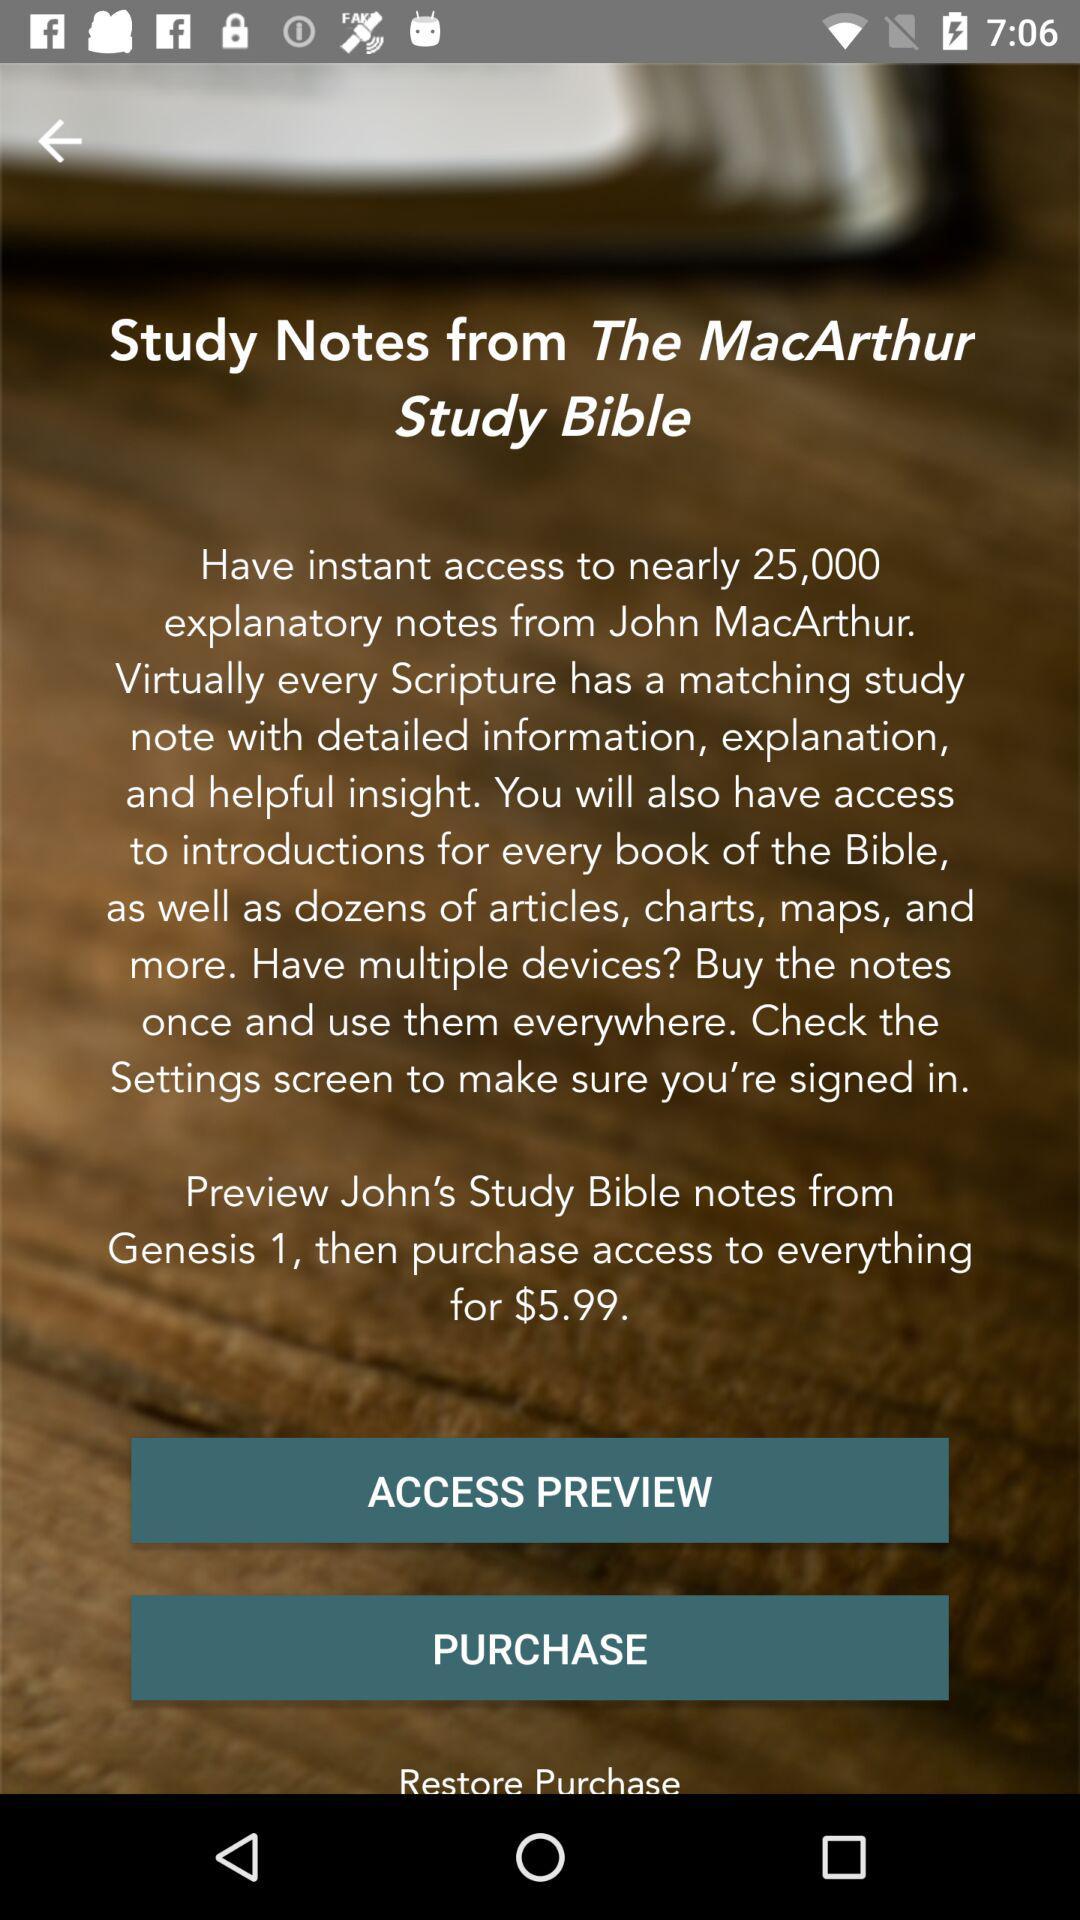  What do you see at coordinates (58, 139) in the screenshot?
I see `item above the study notes from` at bounding box center [58, 139].